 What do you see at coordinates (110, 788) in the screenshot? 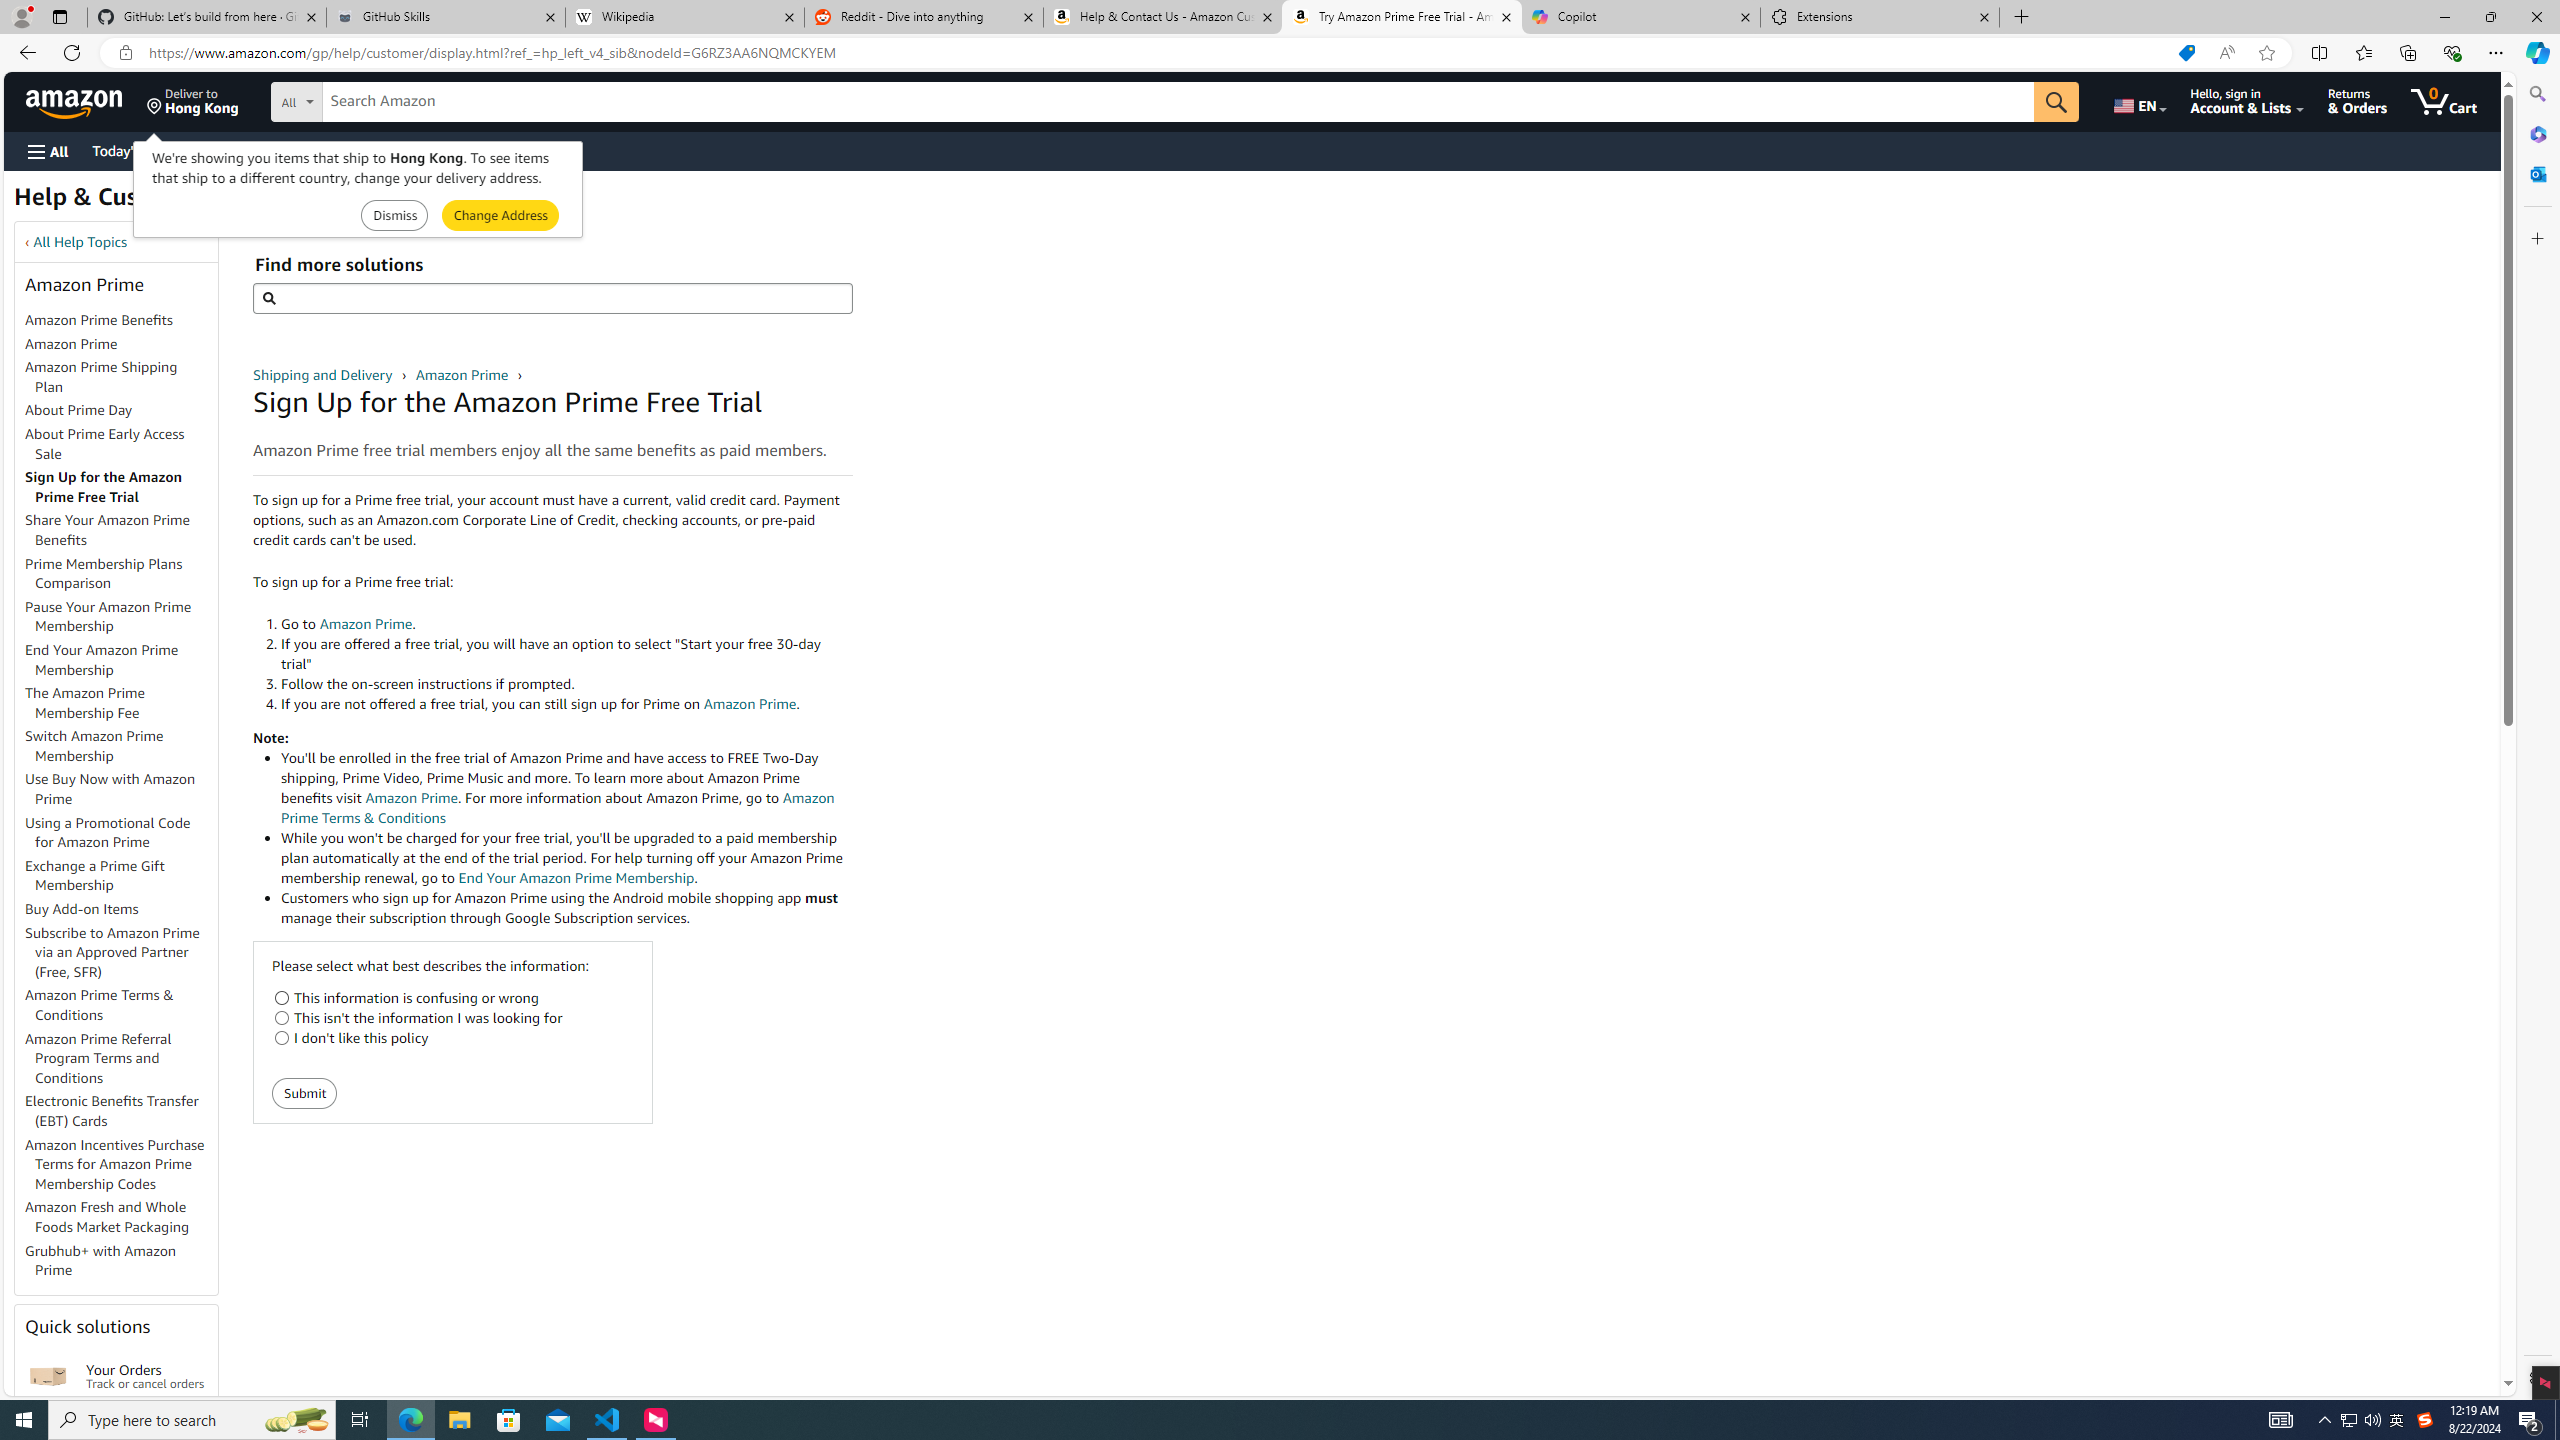
I see `'Use Buy Now with Amazon Prime'` at bounding box center [110, 788].